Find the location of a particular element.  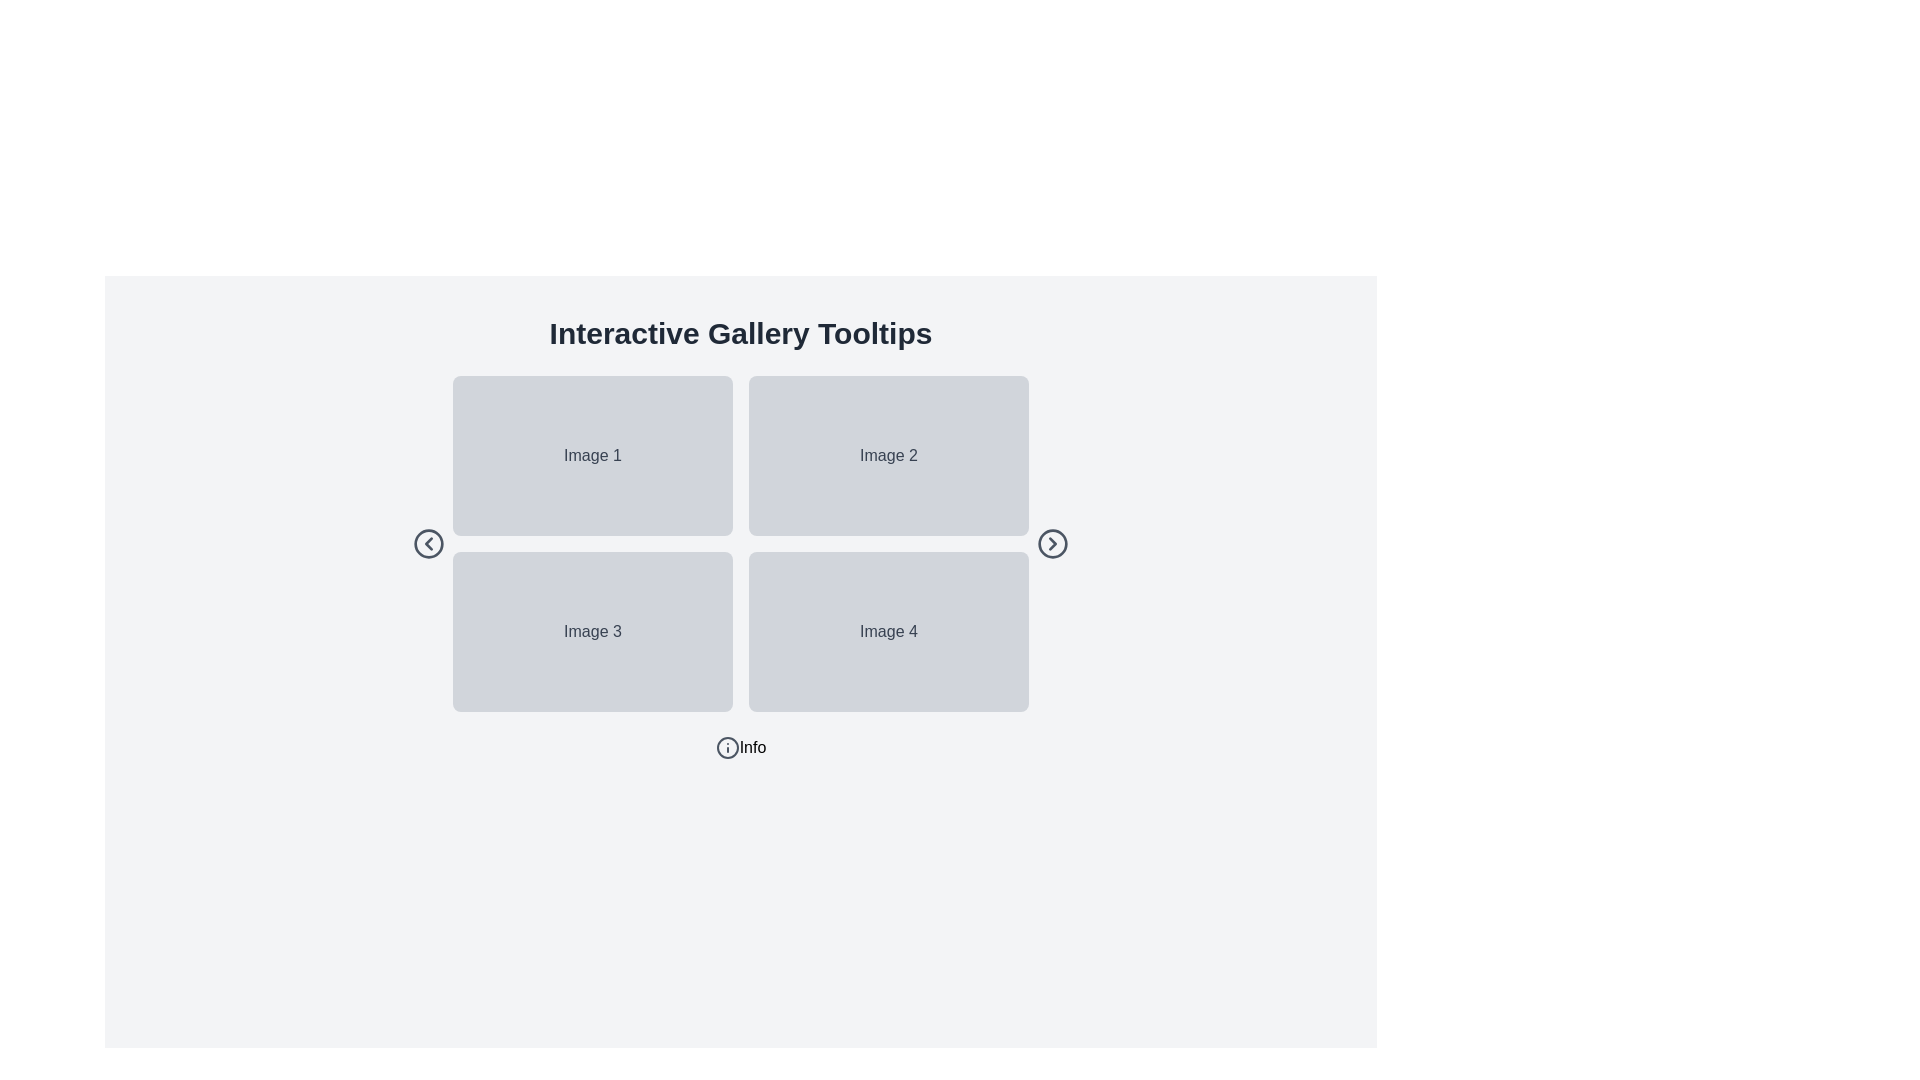

the text label that indicates the name or category of the associated image in the upper-left quadrant of the grid interface is located at coordinates (591, 455).